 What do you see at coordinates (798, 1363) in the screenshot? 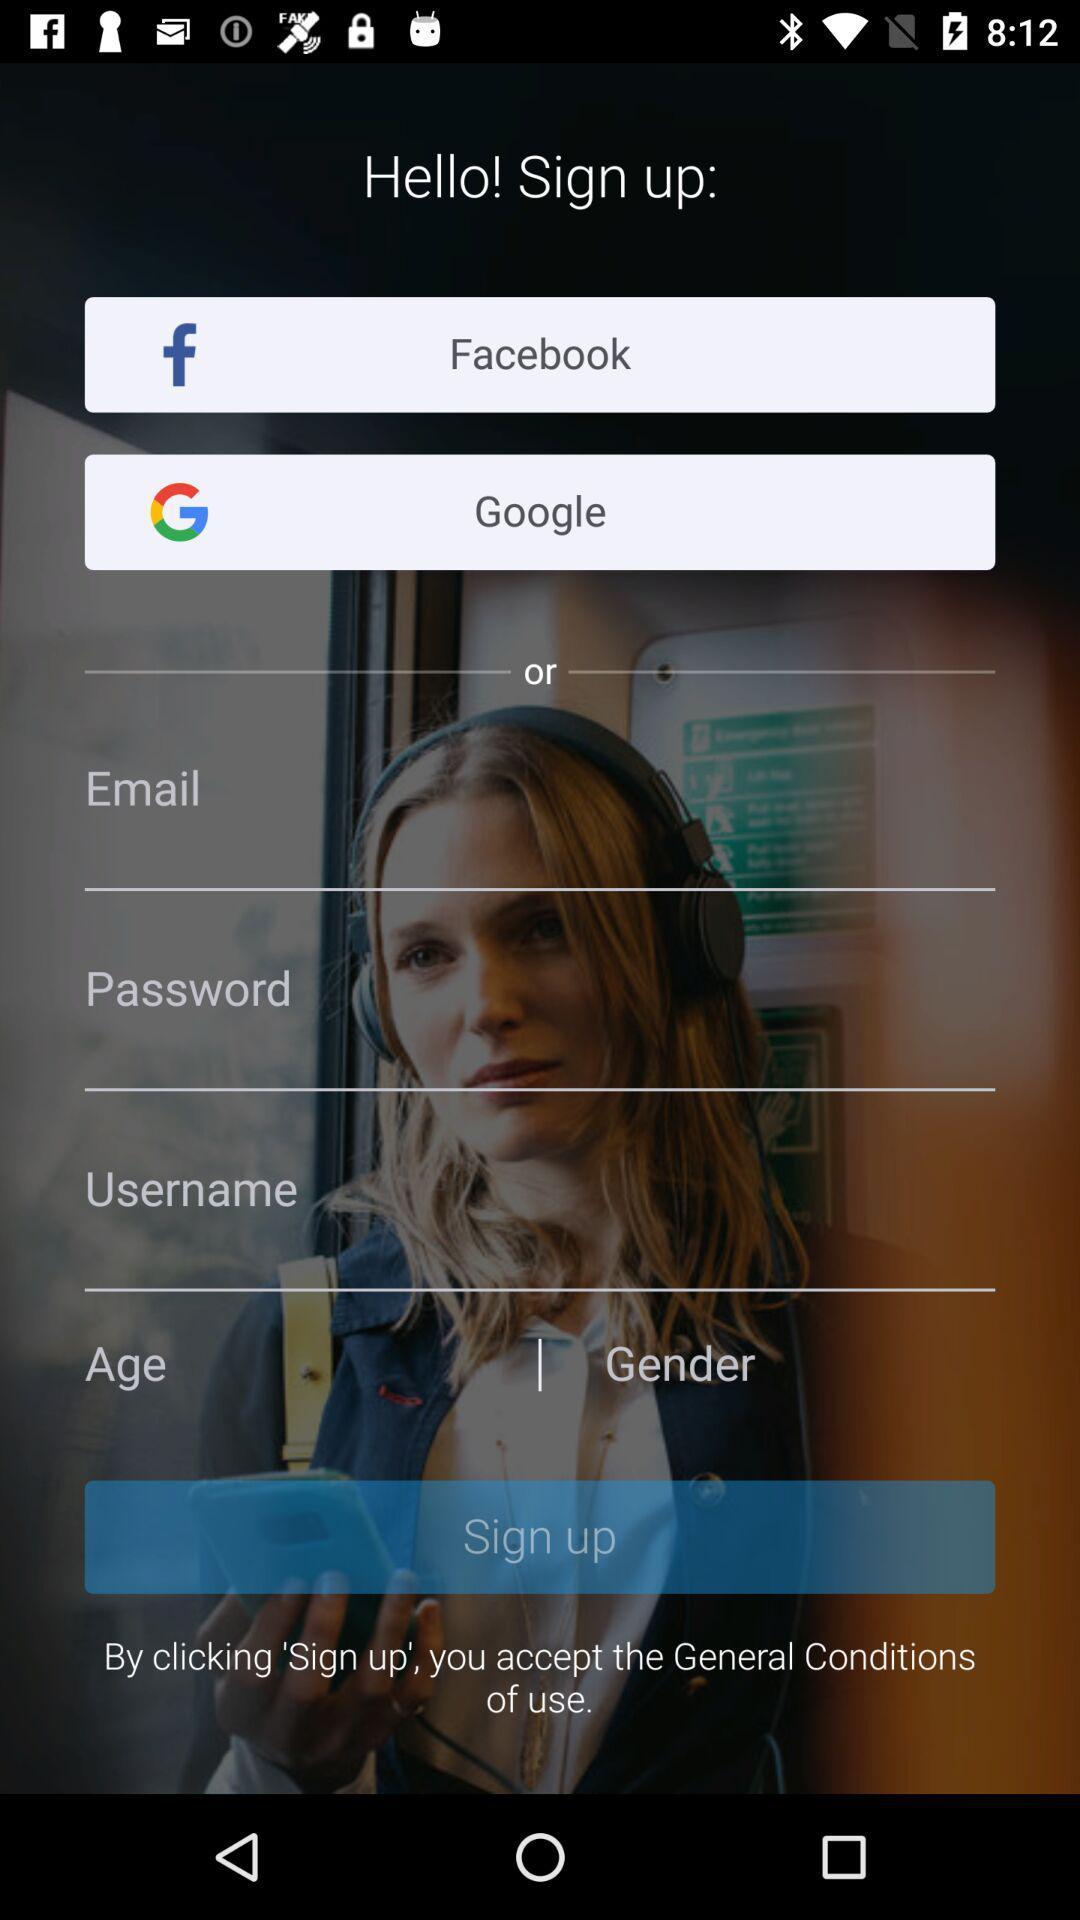
I see `your gender` at bounding box center [798, 1363].